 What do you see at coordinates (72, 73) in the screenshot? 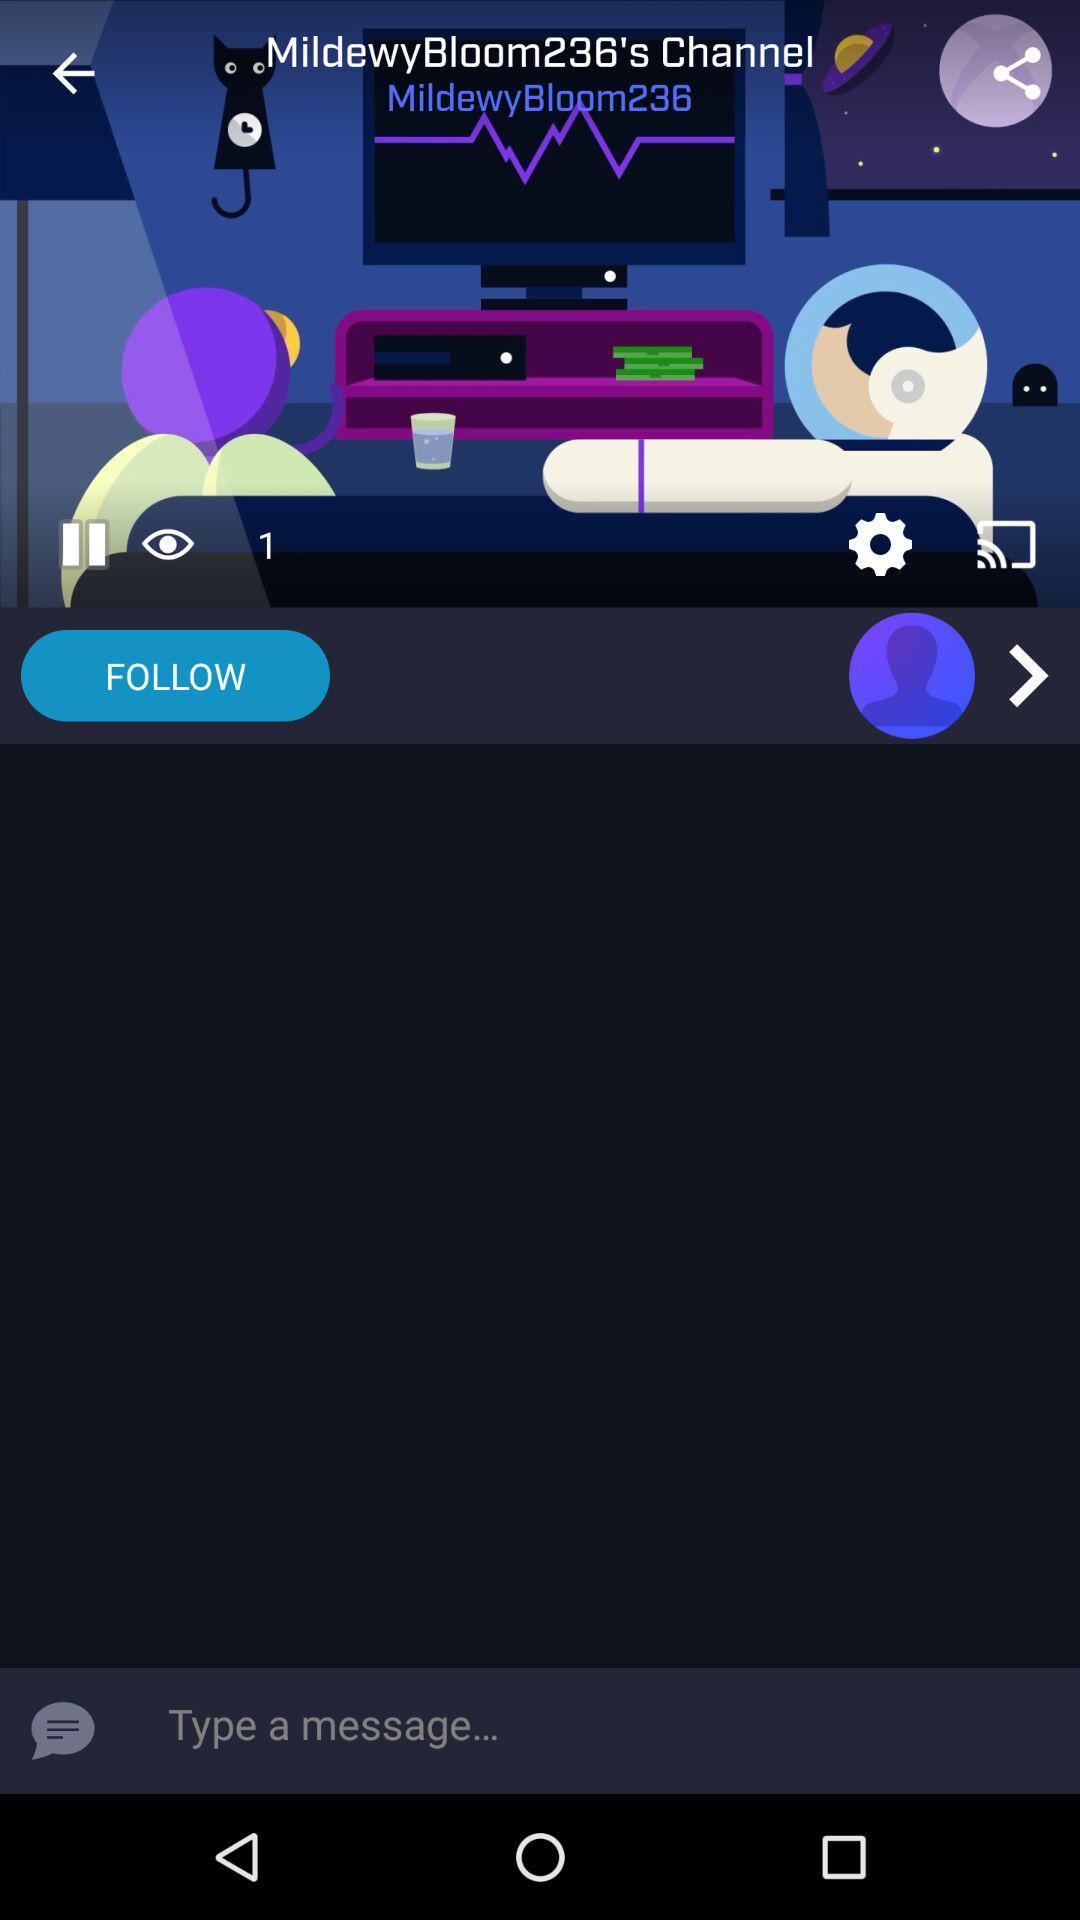
I see `the item next to mildewybloom236's channel icon` at bounding box center [72, 73].